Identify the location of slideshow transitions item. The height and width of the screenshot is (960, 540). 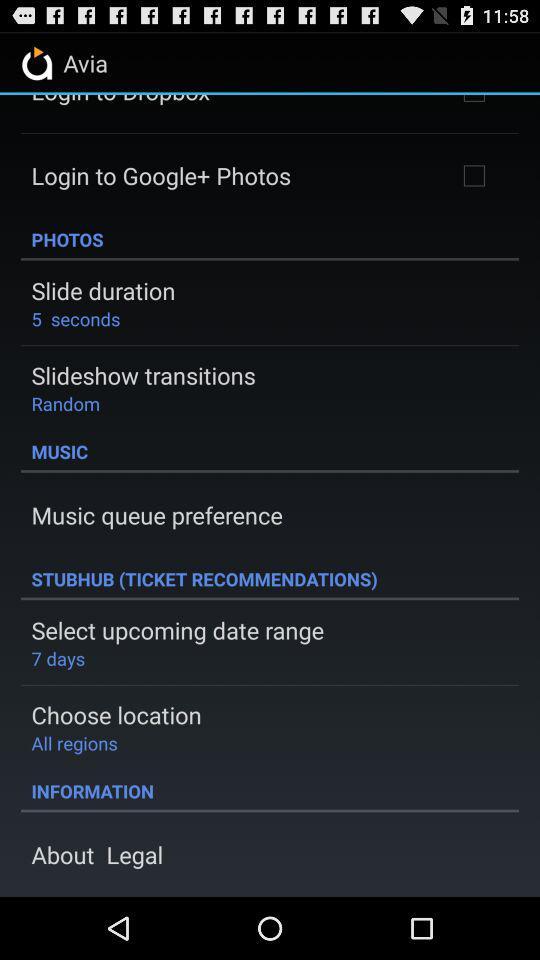
(142, 374).